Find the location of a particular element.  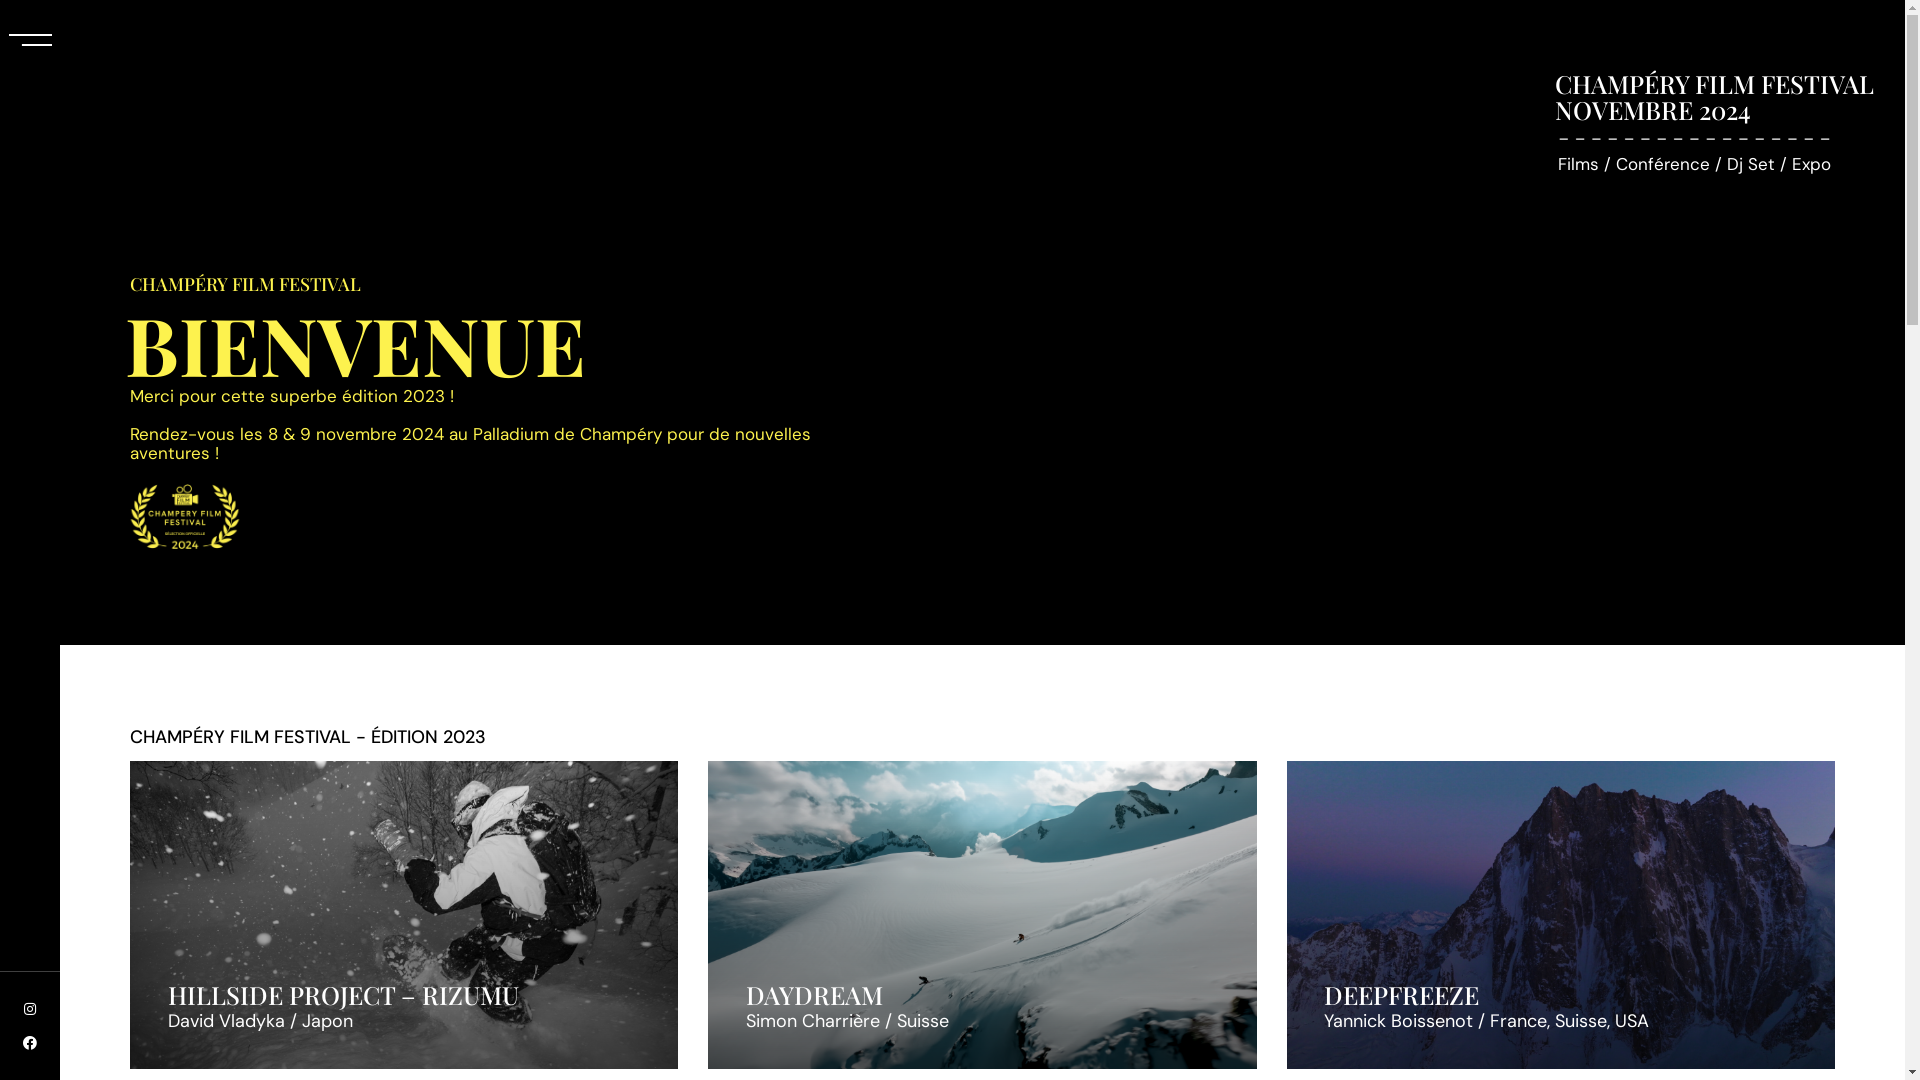

'Yannick Boissenot' is located at coordinates (1397, 1022).